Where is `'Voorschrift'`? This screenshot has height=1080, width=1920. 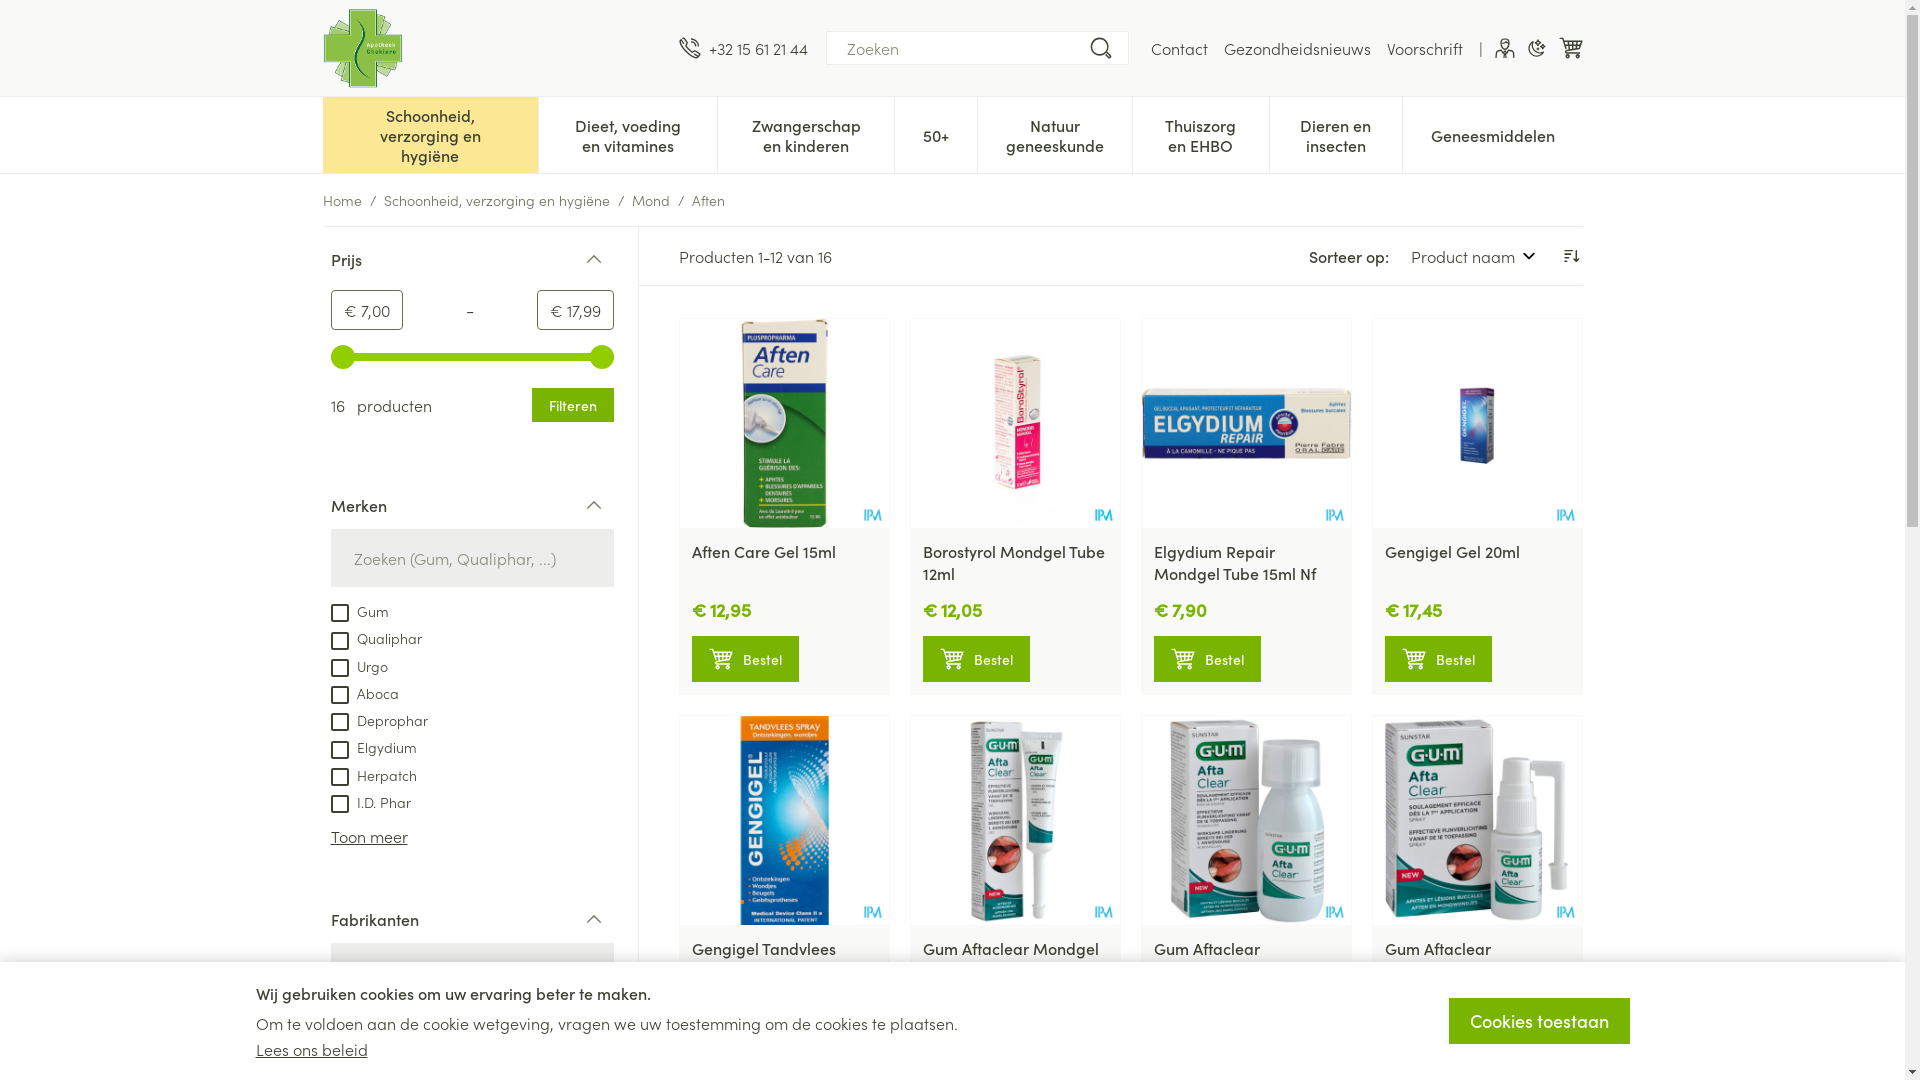 'Voorschrift' is located at coordinates (1385, 46).